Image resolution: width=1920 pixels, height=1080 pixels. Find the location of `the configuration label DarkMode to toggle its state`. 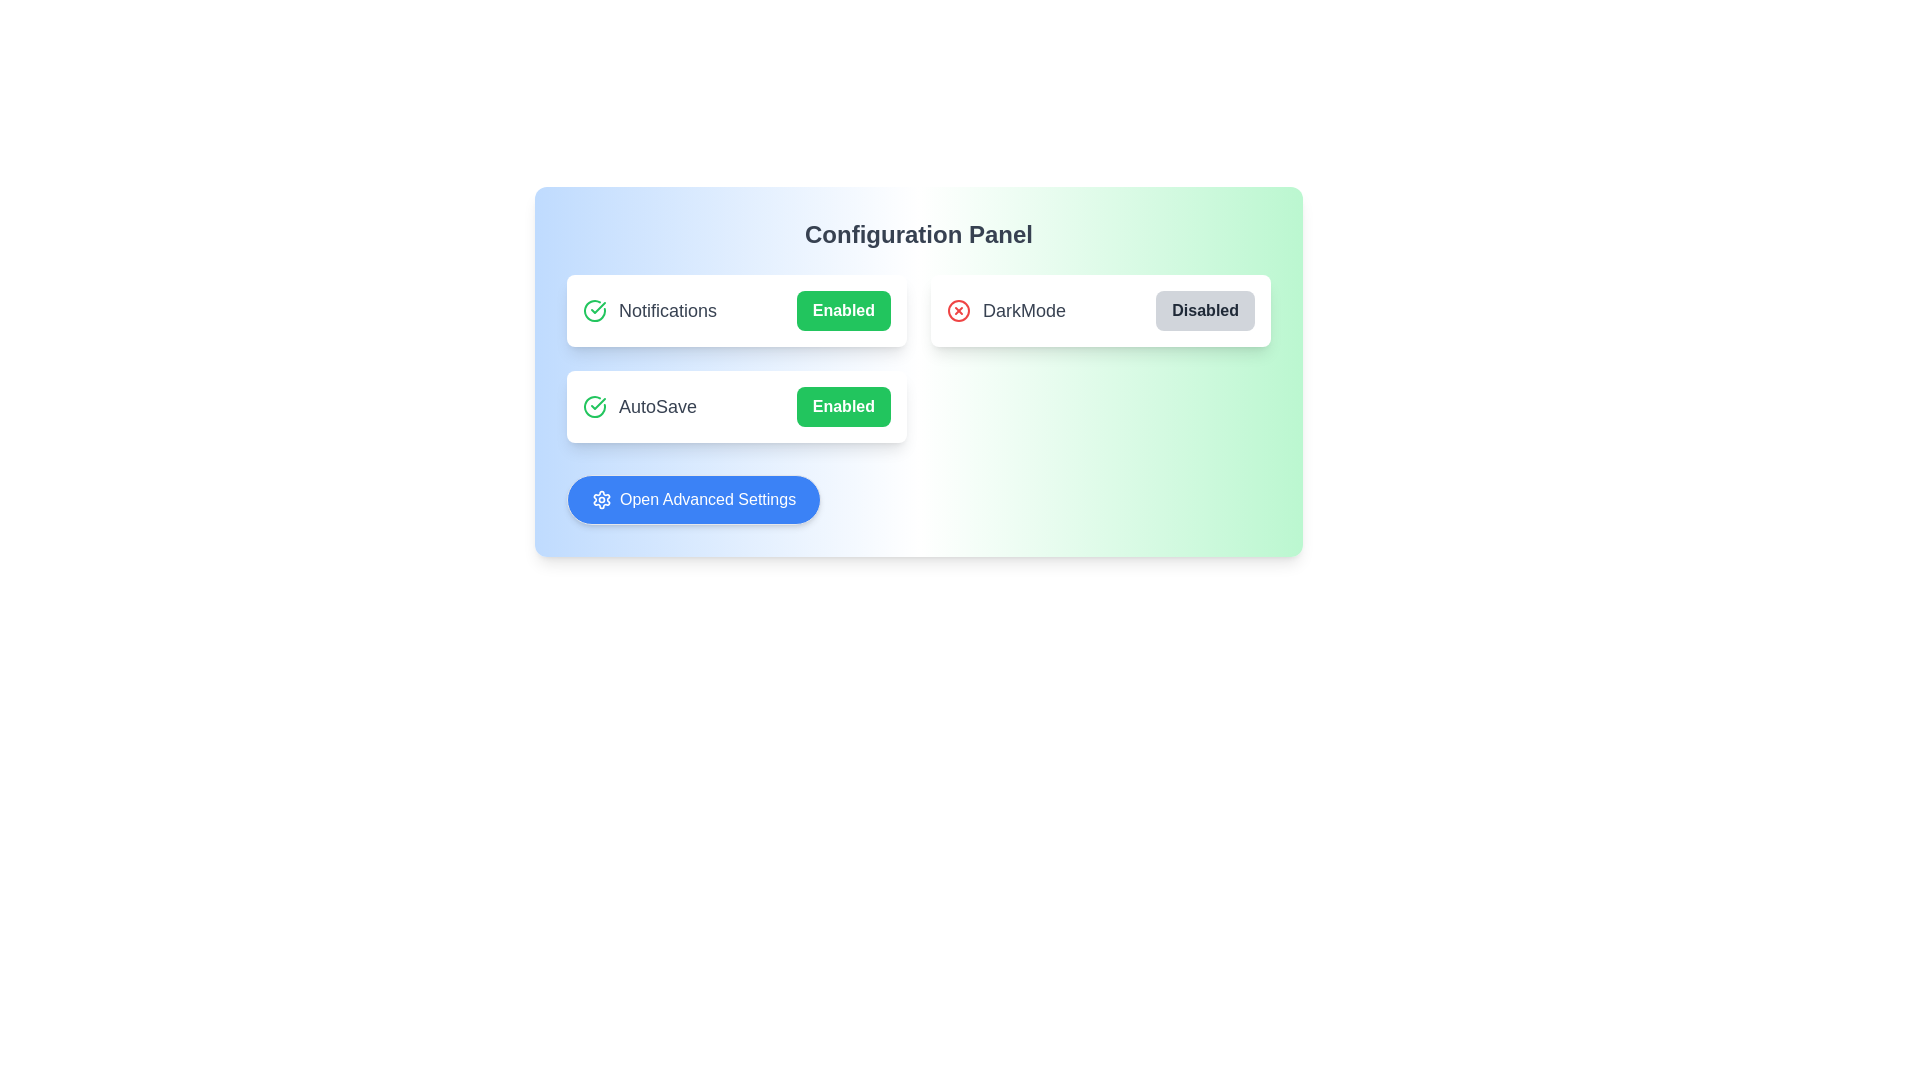

the configuration label DarkMode to toggle its state is located at coordinates (1099, 311).